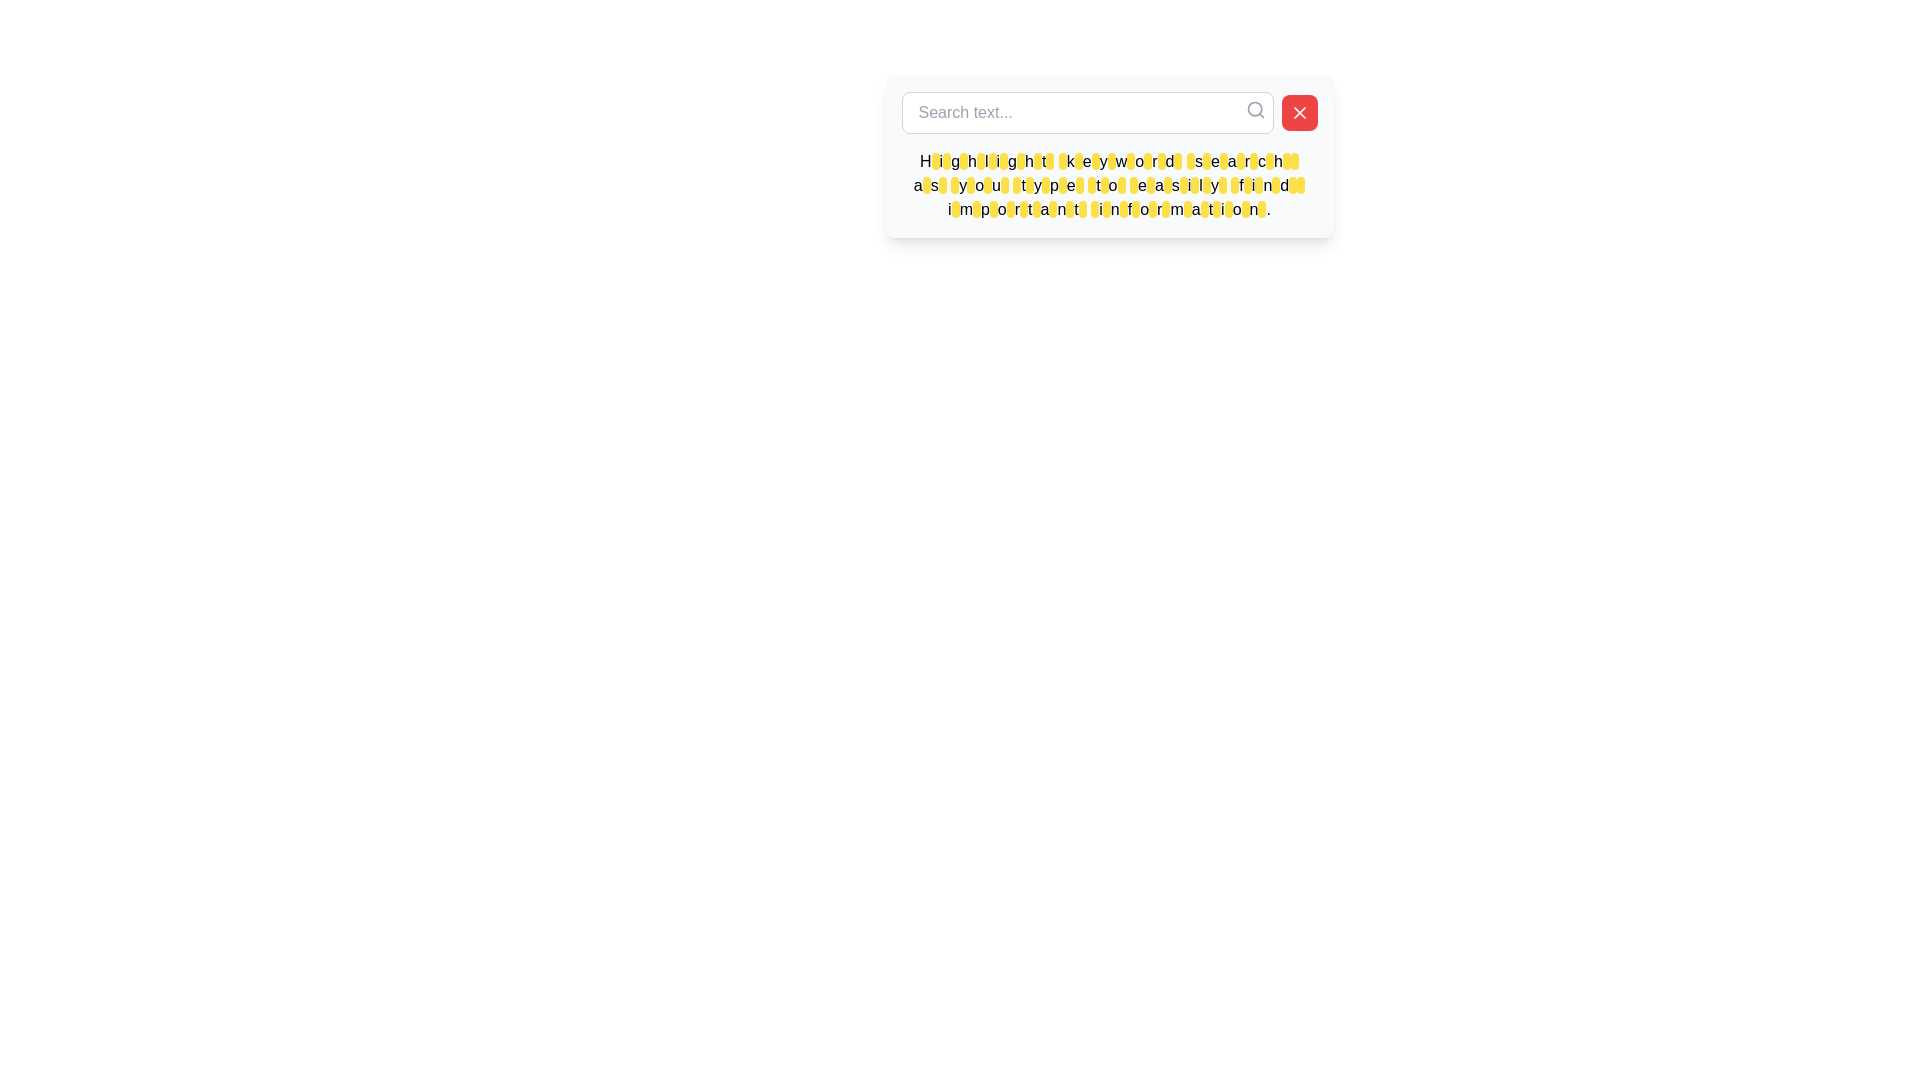 The image size is (1920, 1080). What do you see at coordinates (1246, 185) in the screenshot?
I see `the 23rd rectangular highlighting background element that emphasizes specific keywords or phrases in the text, located towards the bottom-right of the paragraph` at bounding box center [1246, 185].